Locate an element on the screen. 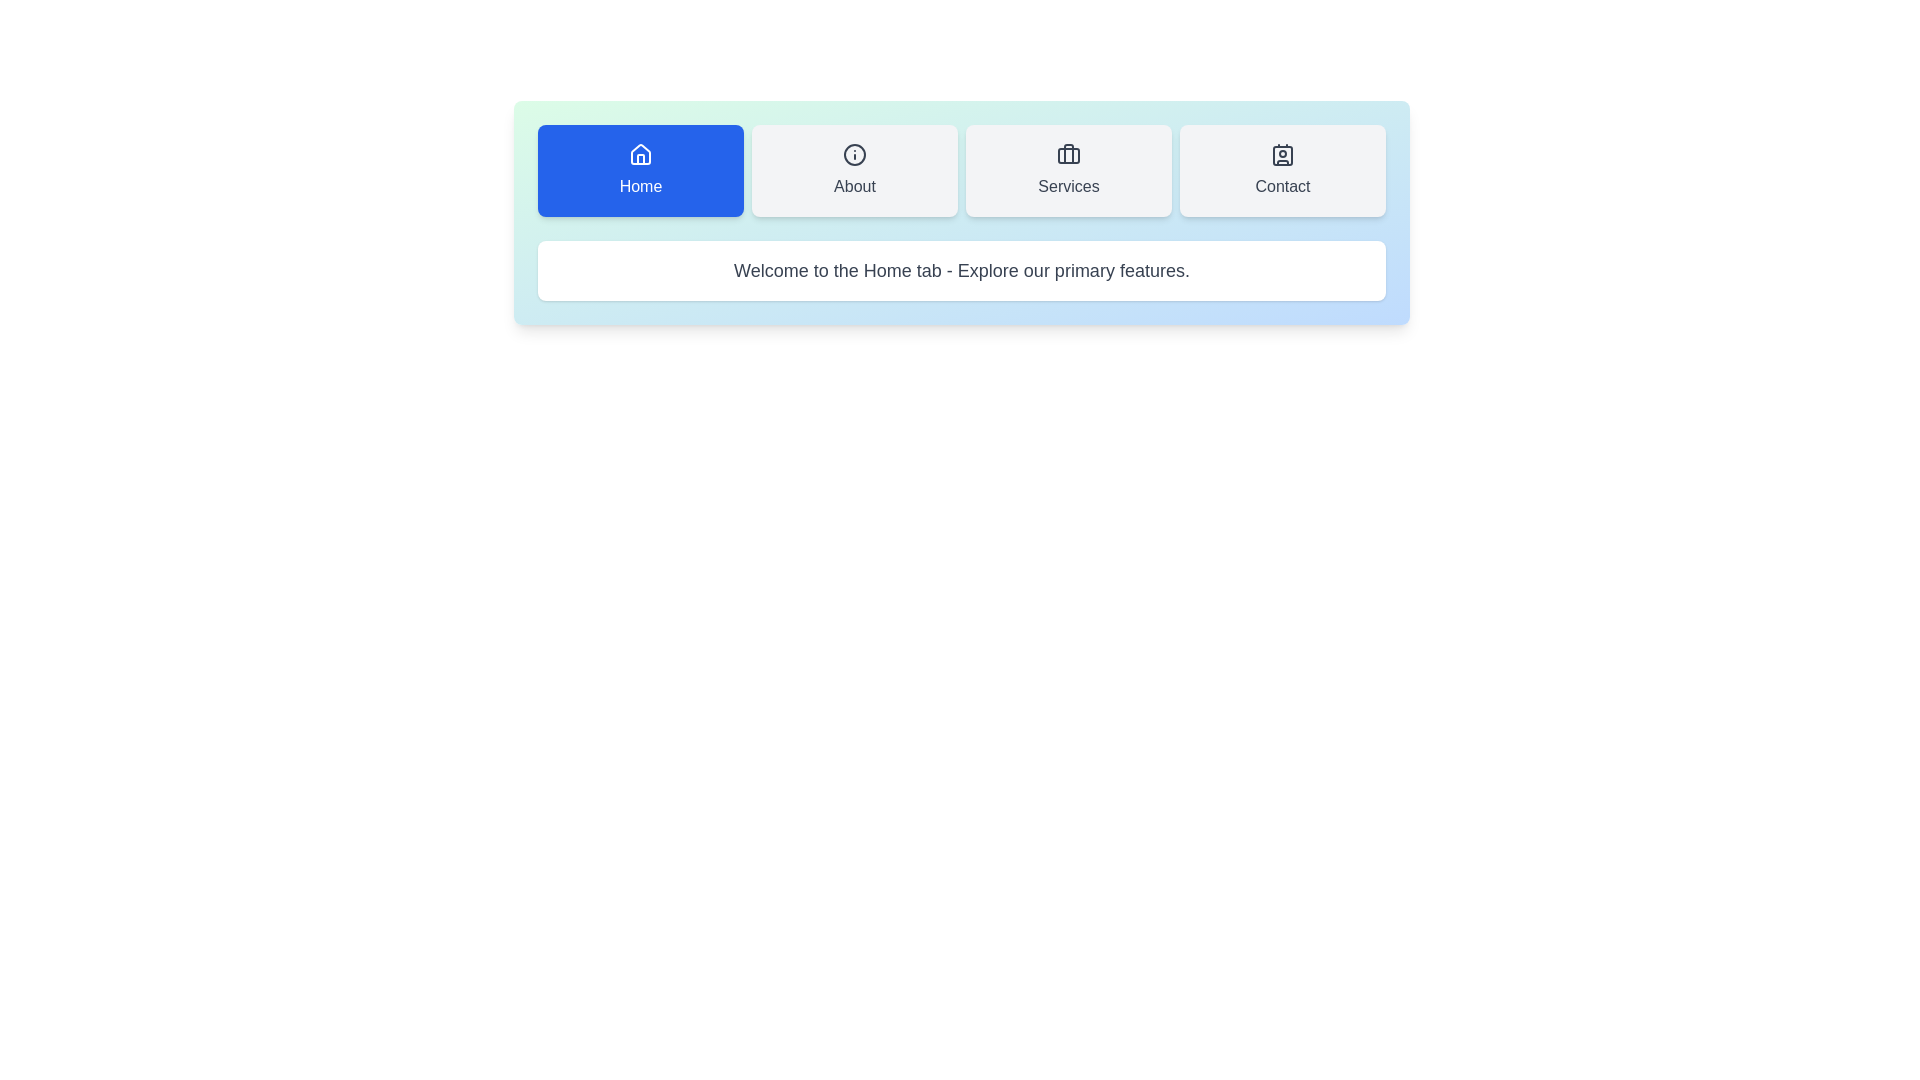 The height and width of the screenshot is (1080, 1920). the vertical rectangular handle of the briefcase icon located centrally within the third button labeled 'Services' in the horizontal navigation bar is located at coordinates (1068, 153).